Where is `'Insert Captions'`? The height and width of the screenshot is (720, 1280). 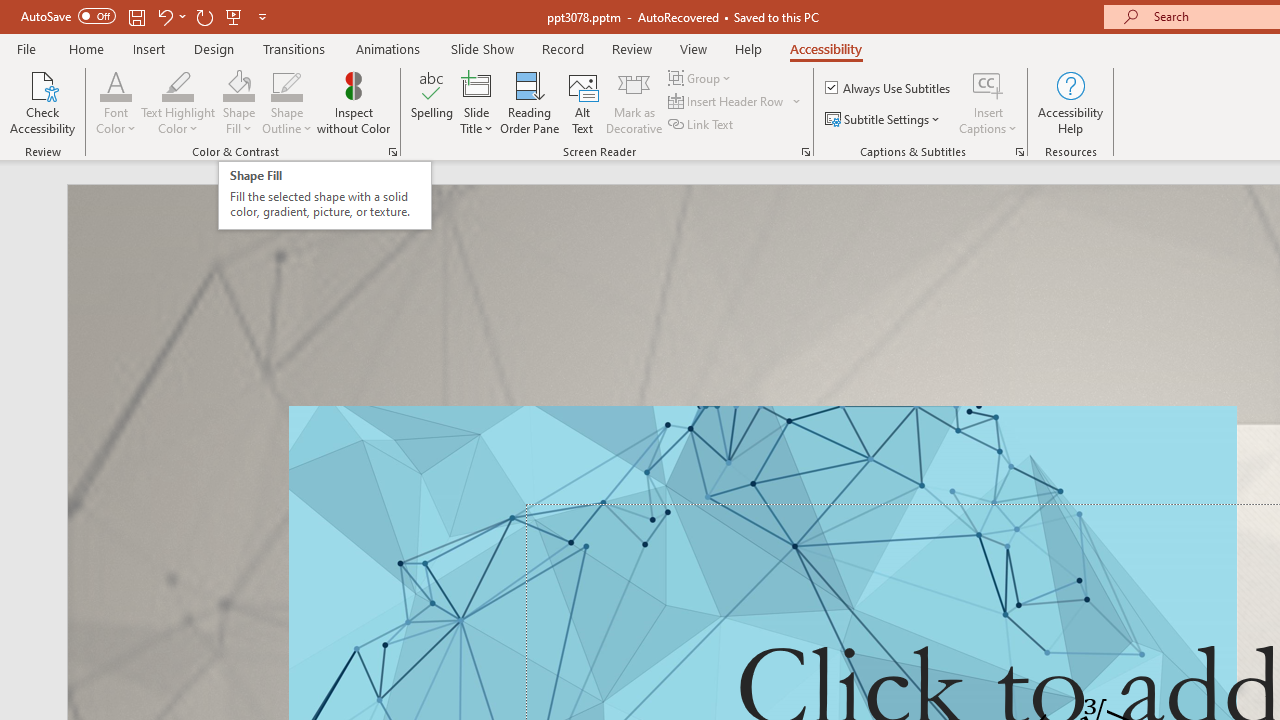
'Insert Captions' is located at coordinates (988, 84).